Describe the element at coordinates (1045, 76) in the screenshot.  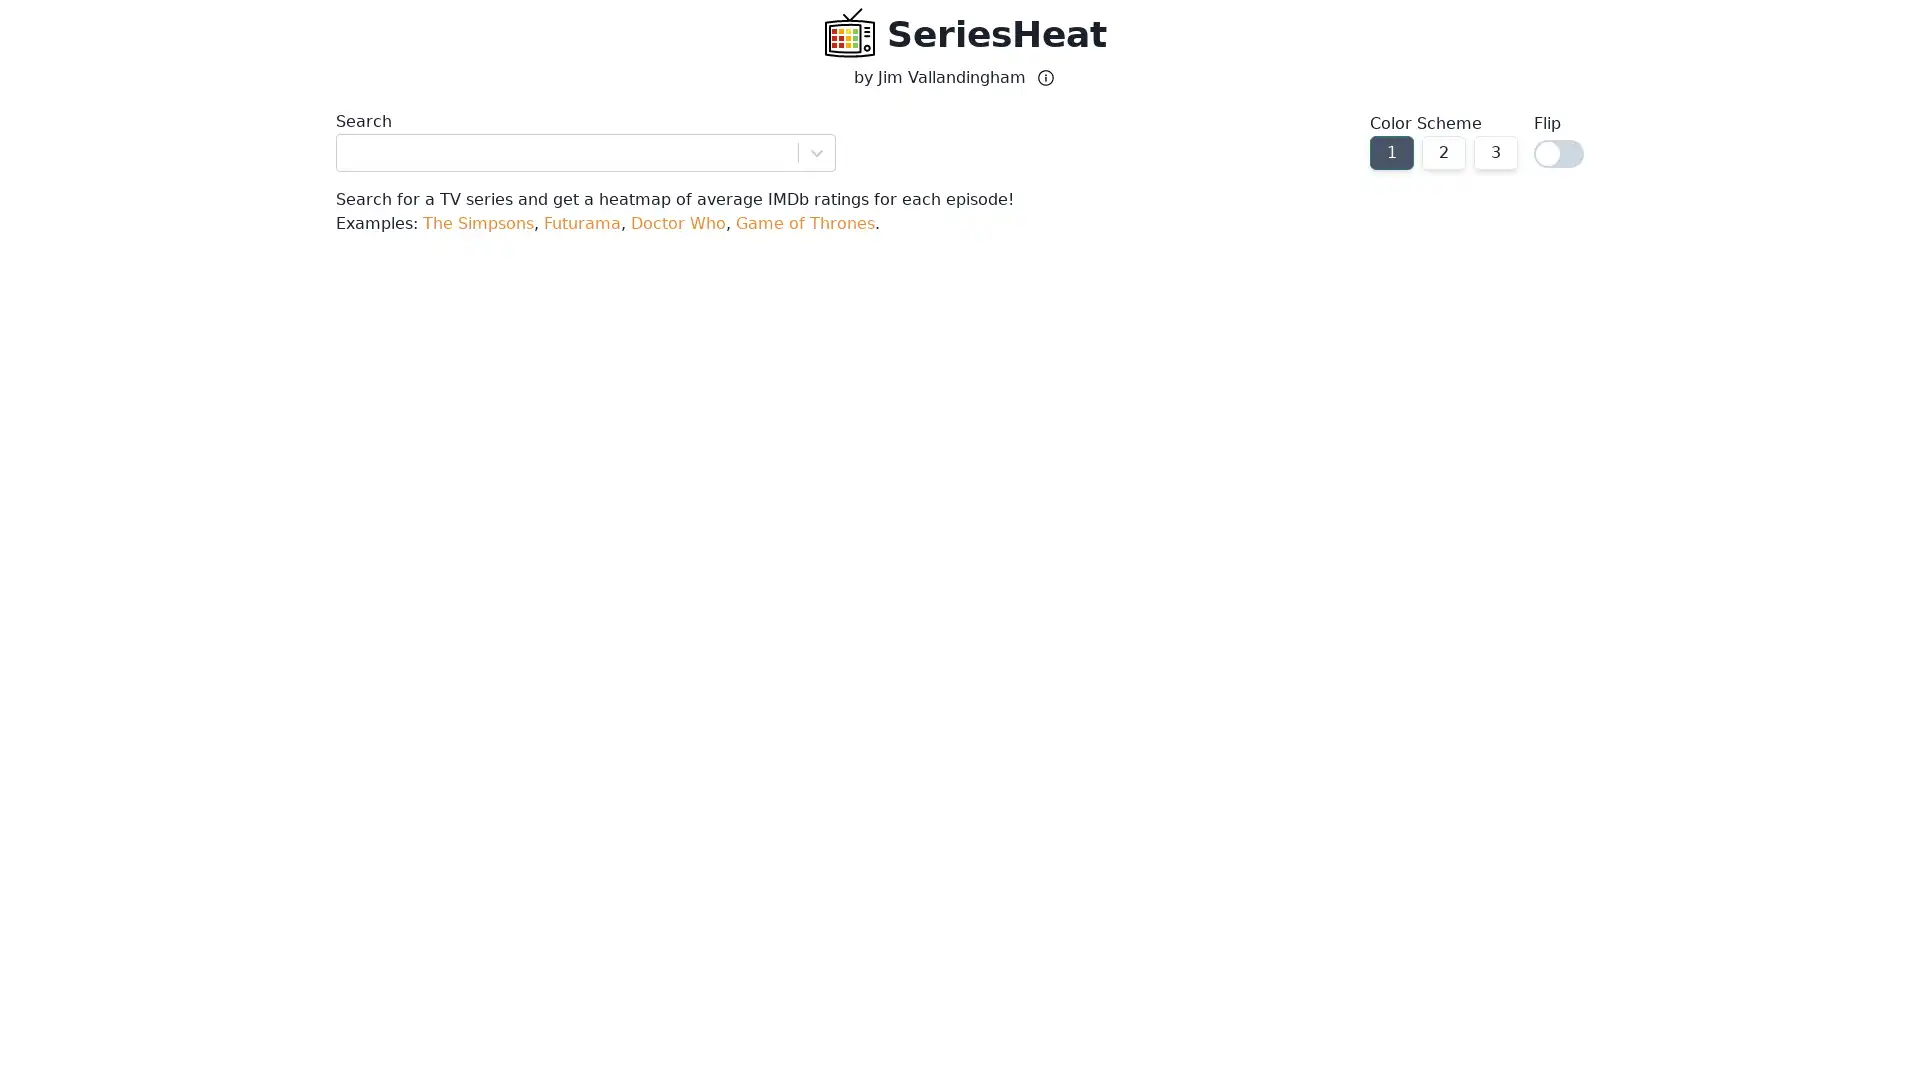
I see `information` at that location.